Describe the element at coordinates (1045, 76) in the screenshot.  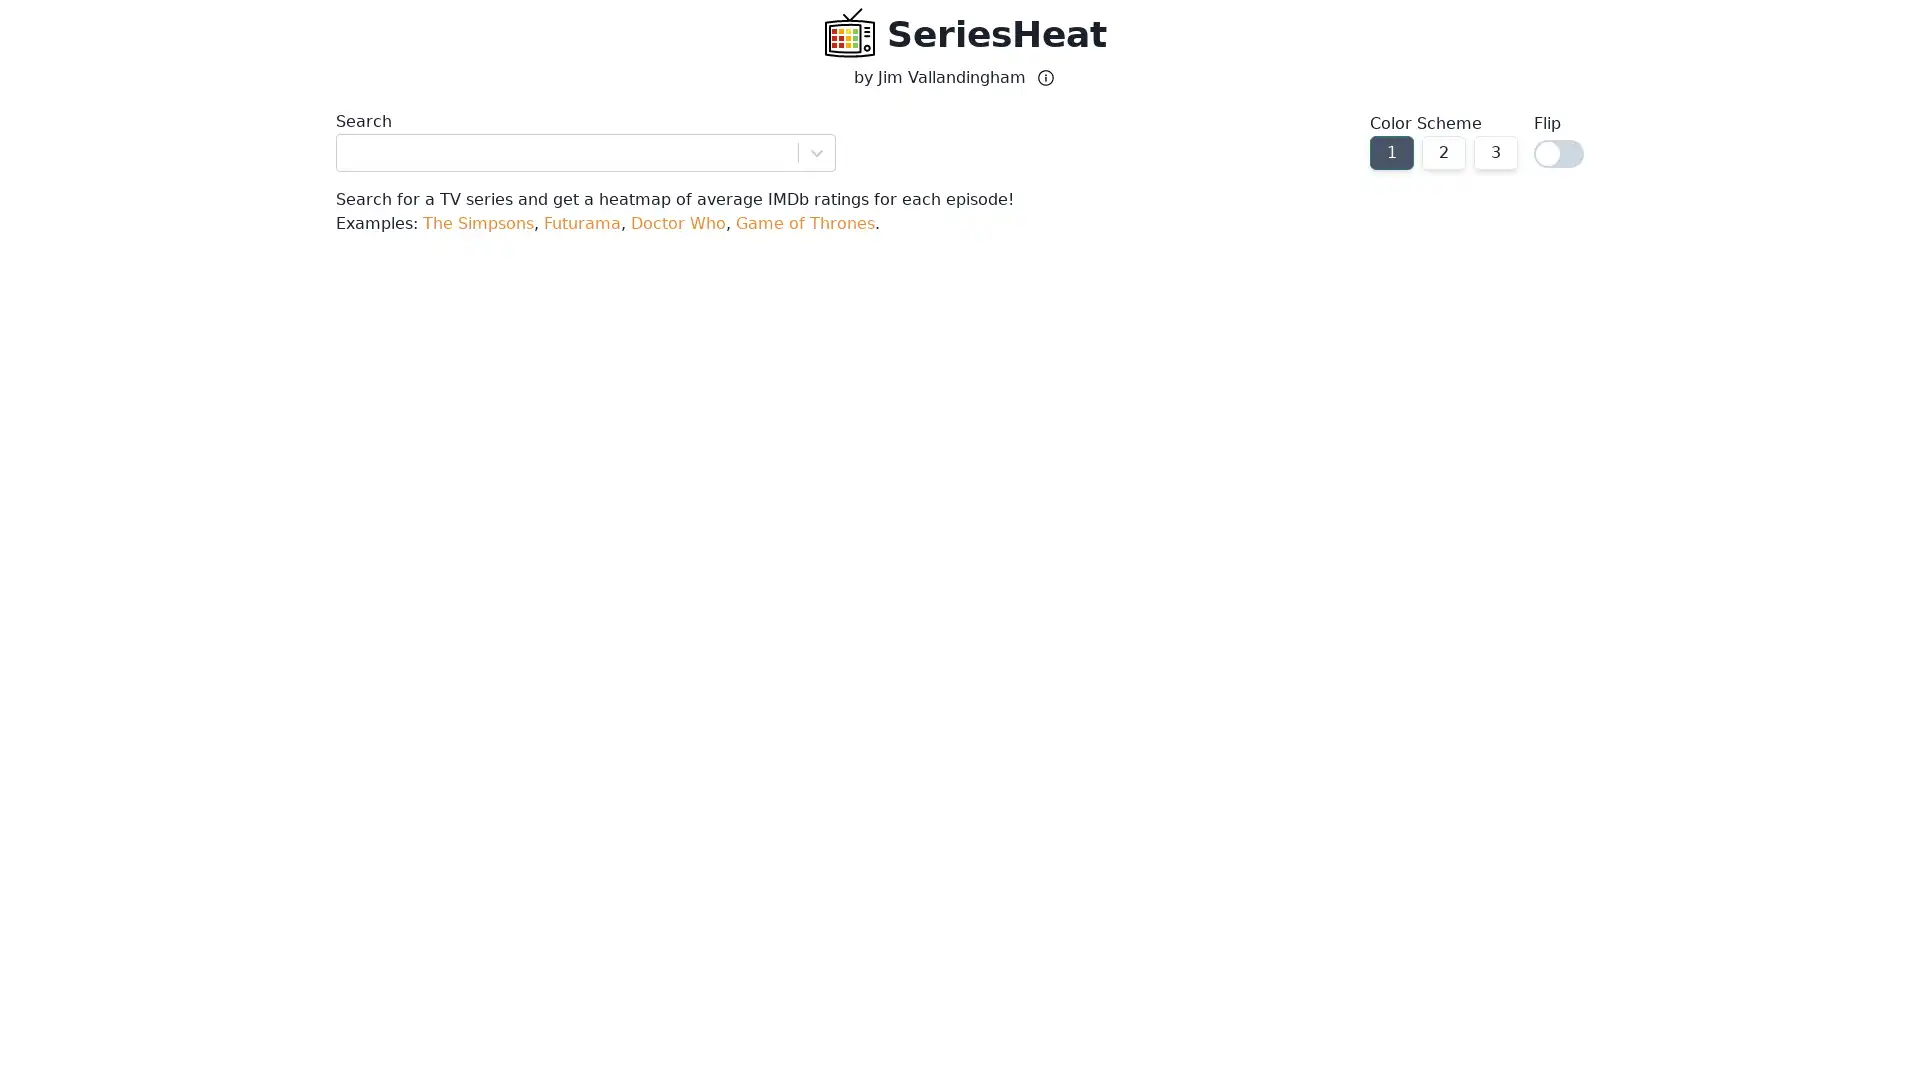
I see `information` at that location.